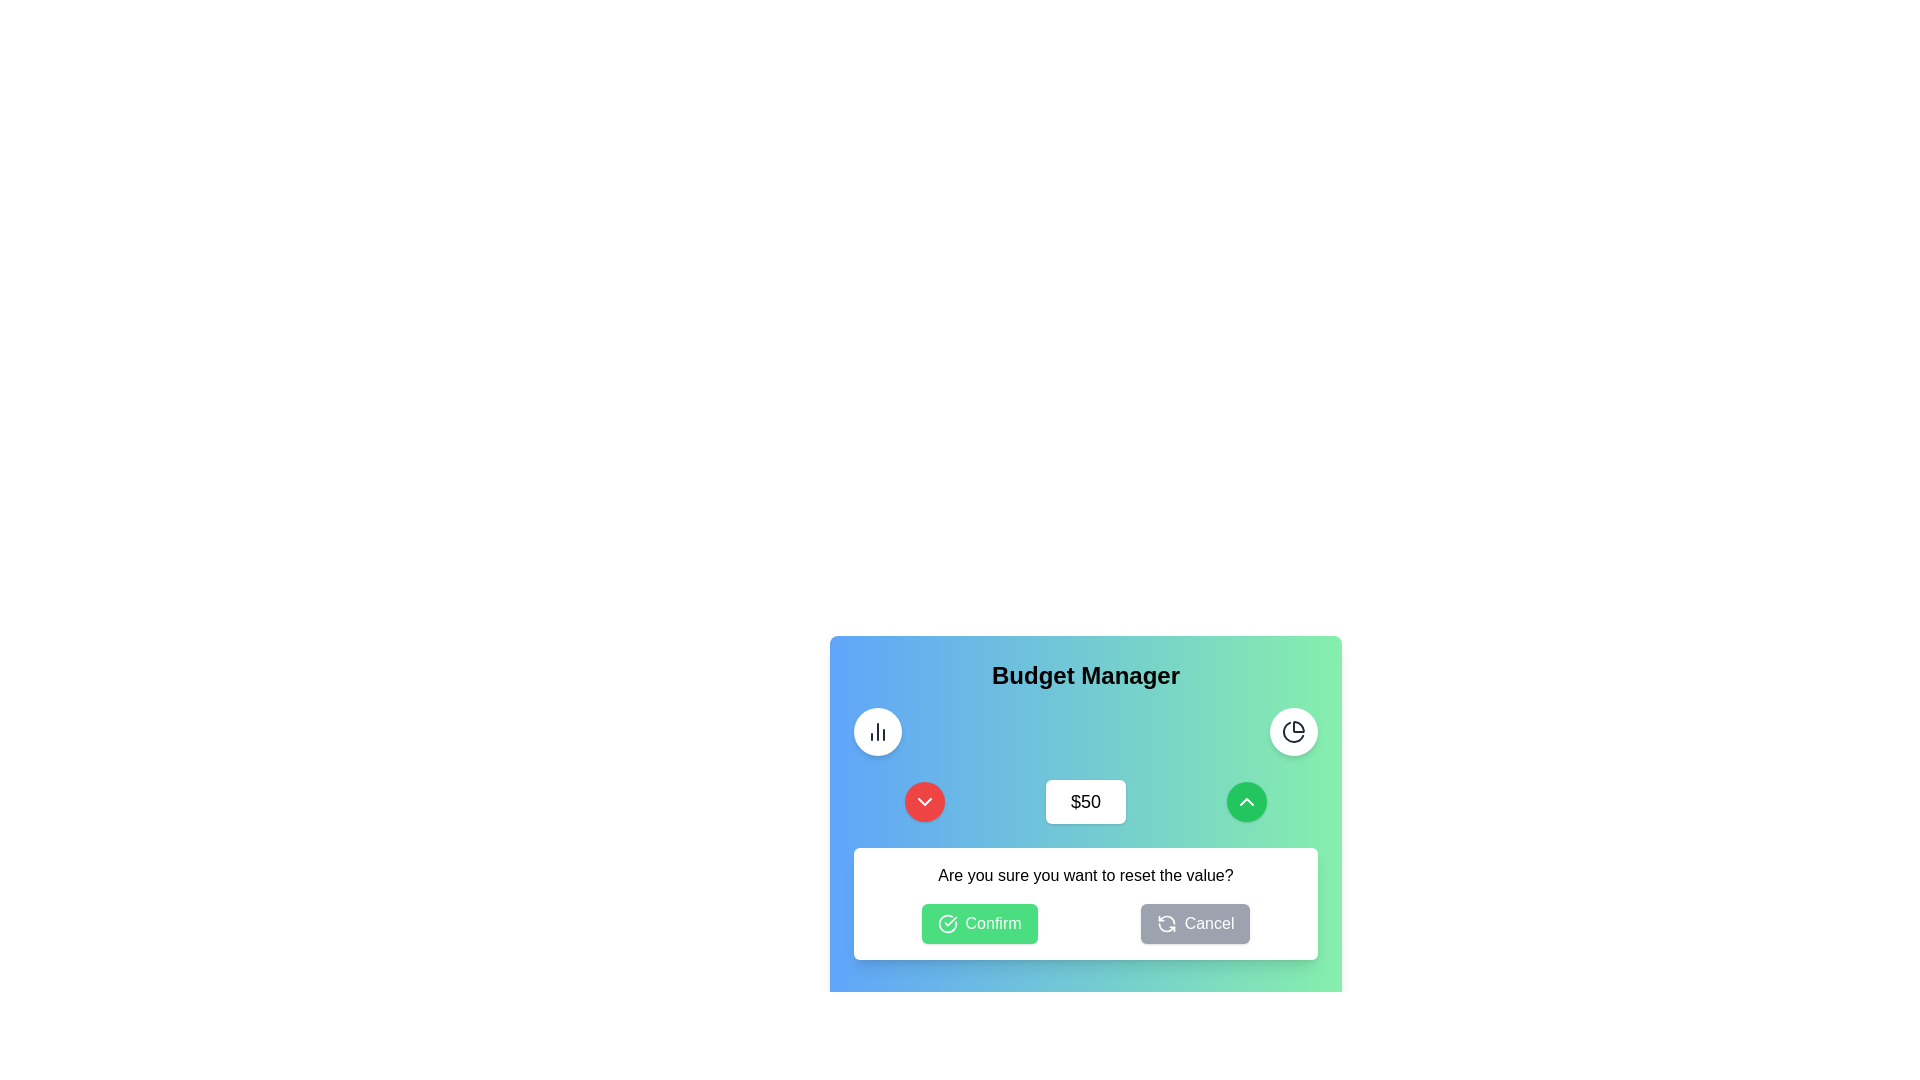 The image size is (1920, 1080). What do you see at coordinates (1084, 675) in the screenshot?
I see `the 'Budget Manager' text label, which is a centered bold text at the top of a component with a gradient blue-to-green background` at bounding box center [1084, 675].